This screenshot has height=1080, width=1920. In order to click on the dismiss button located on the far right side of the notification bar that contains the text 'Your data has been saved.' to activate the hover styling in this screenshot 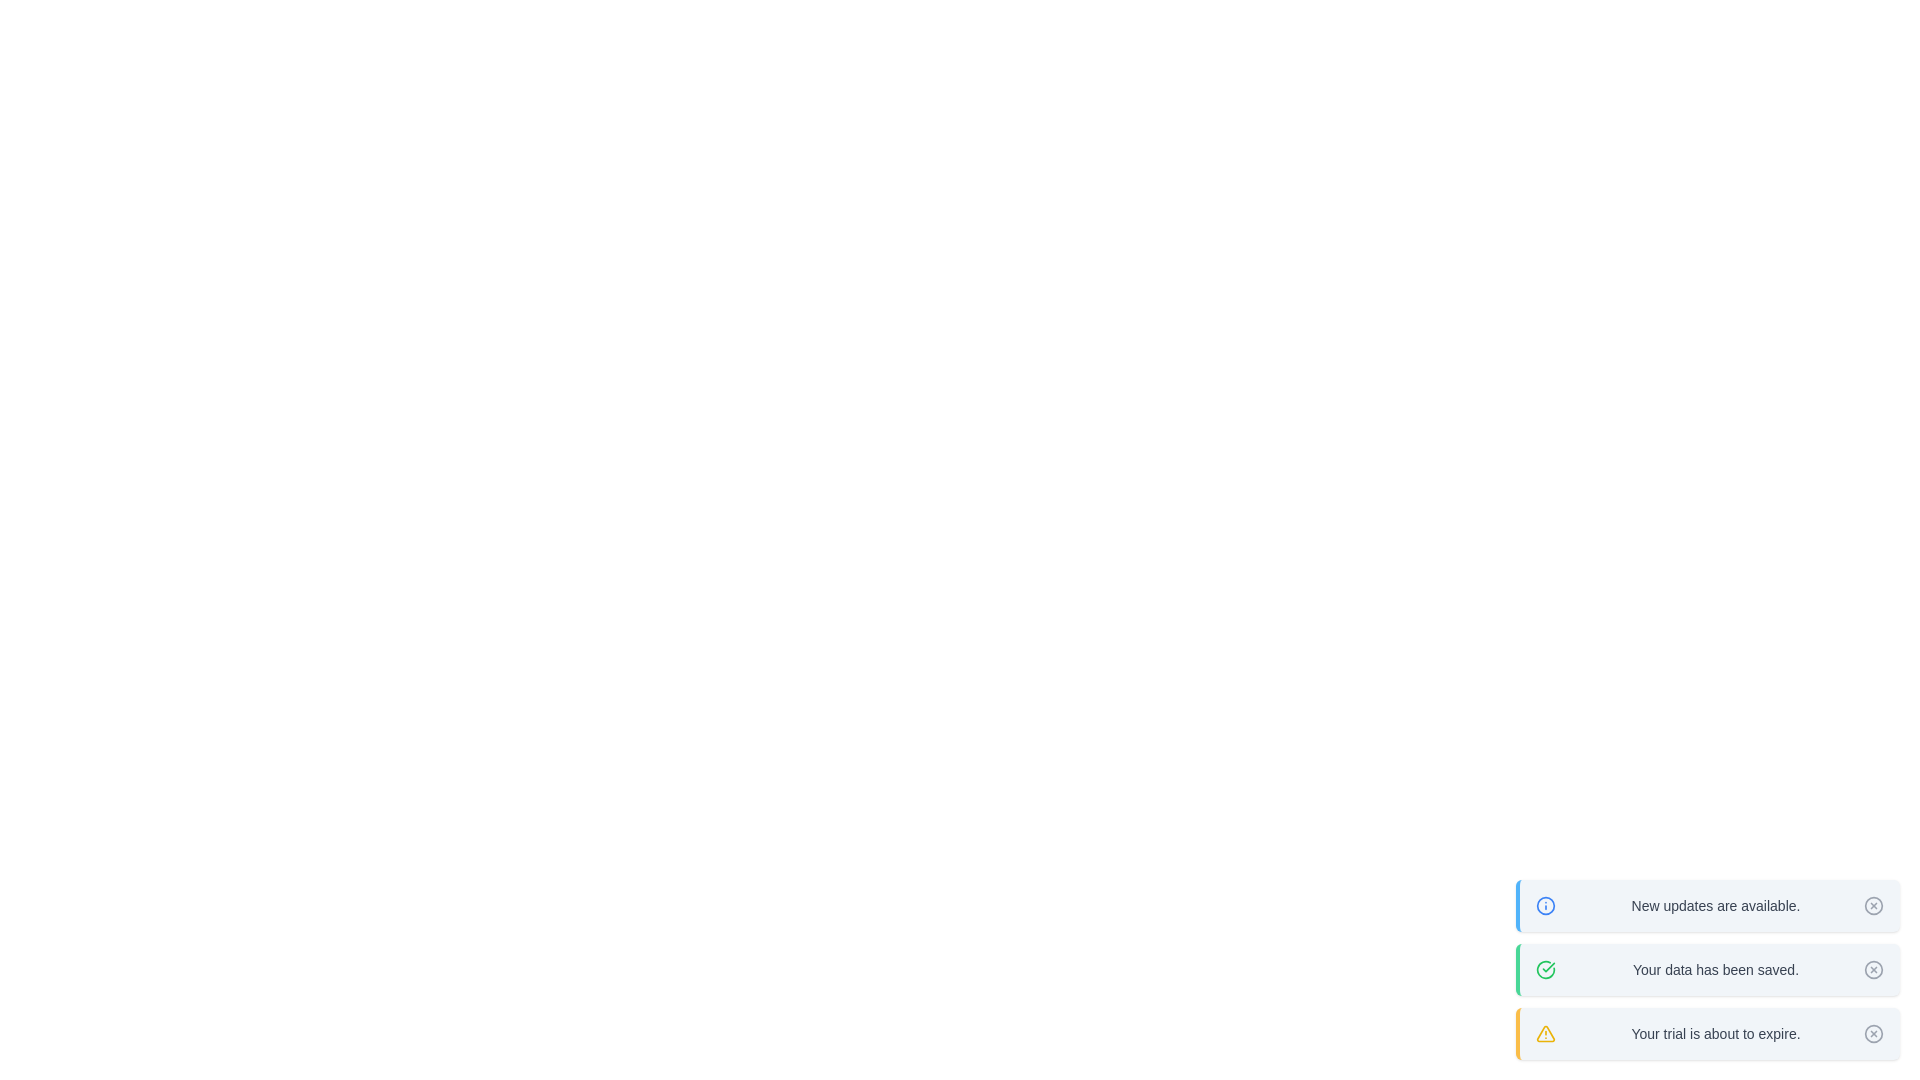, I will do `click(1872, 968)`.